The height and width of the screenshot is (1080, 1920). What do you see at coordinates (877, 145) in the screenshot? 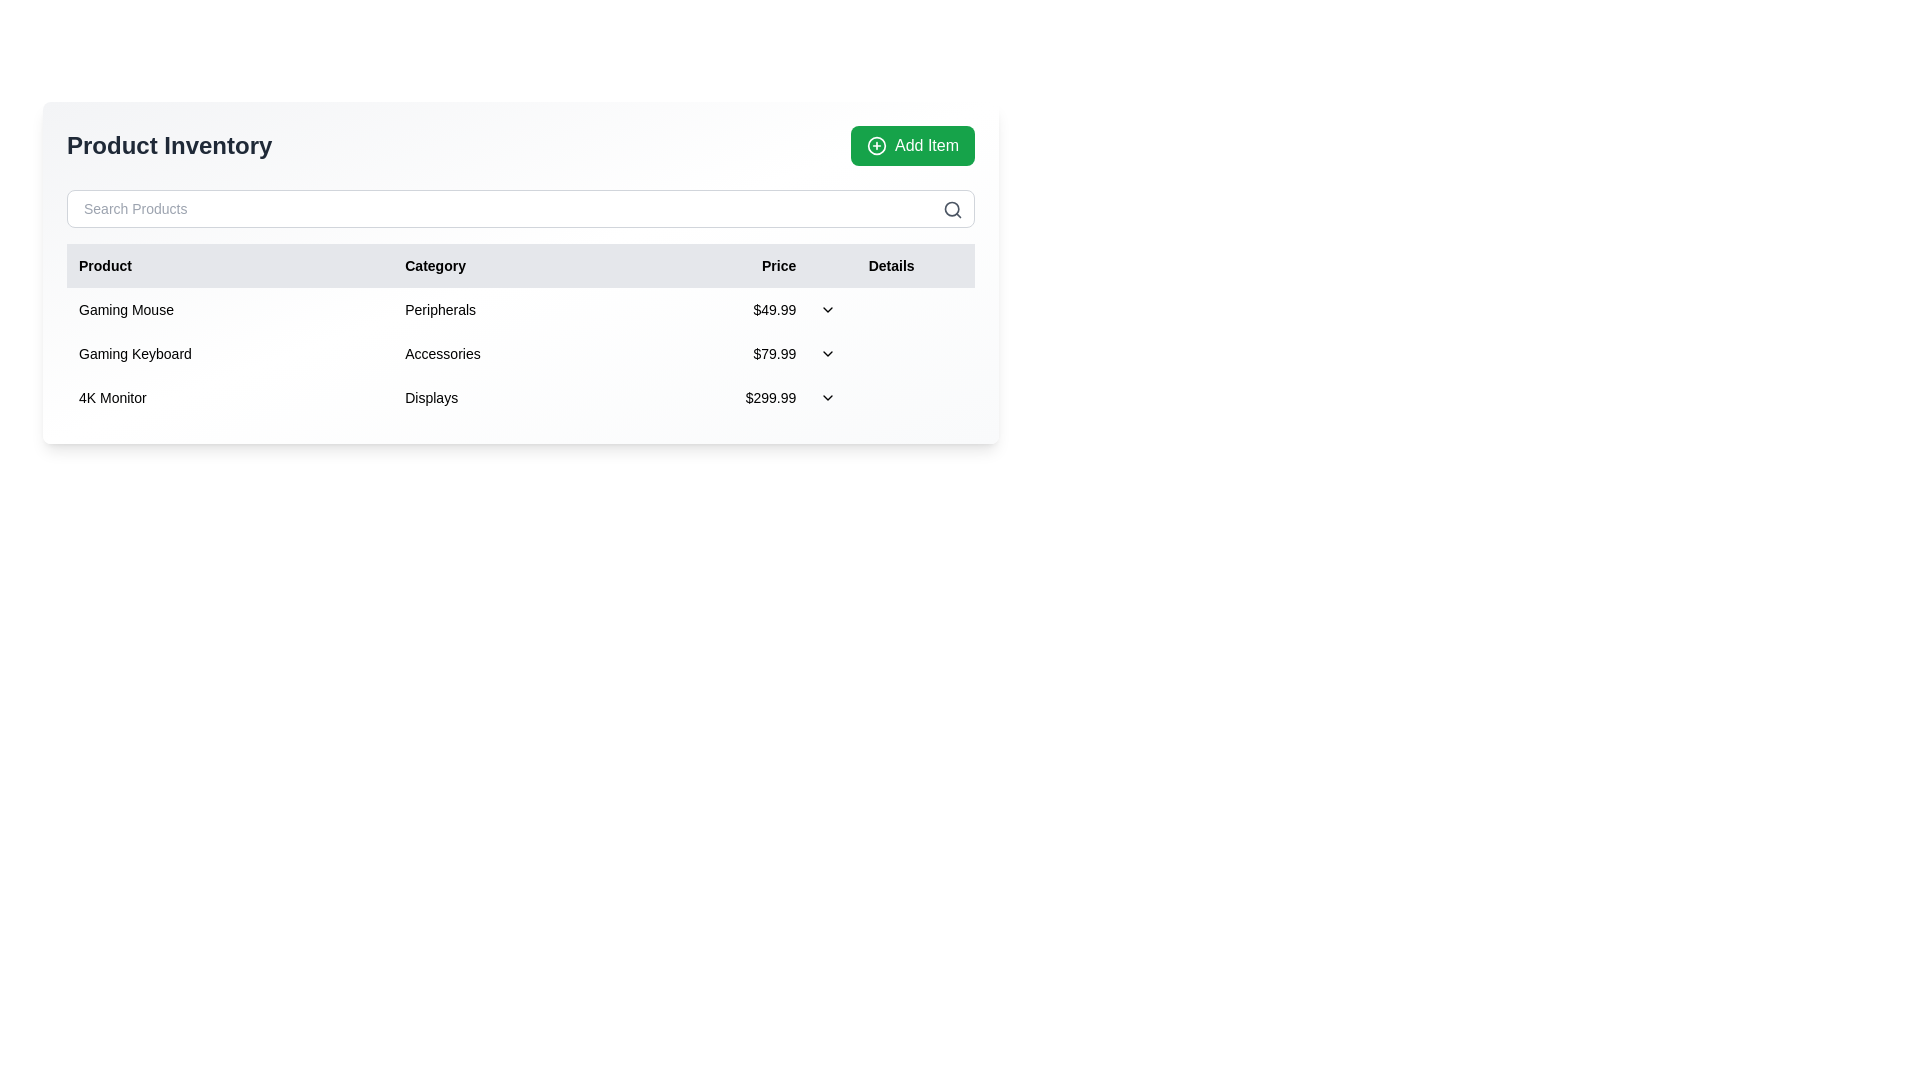
I see `the decorative icon located within the 'Add Item' button, which serves as a visual indicator for adding new items` at bounding box center [877, 145].